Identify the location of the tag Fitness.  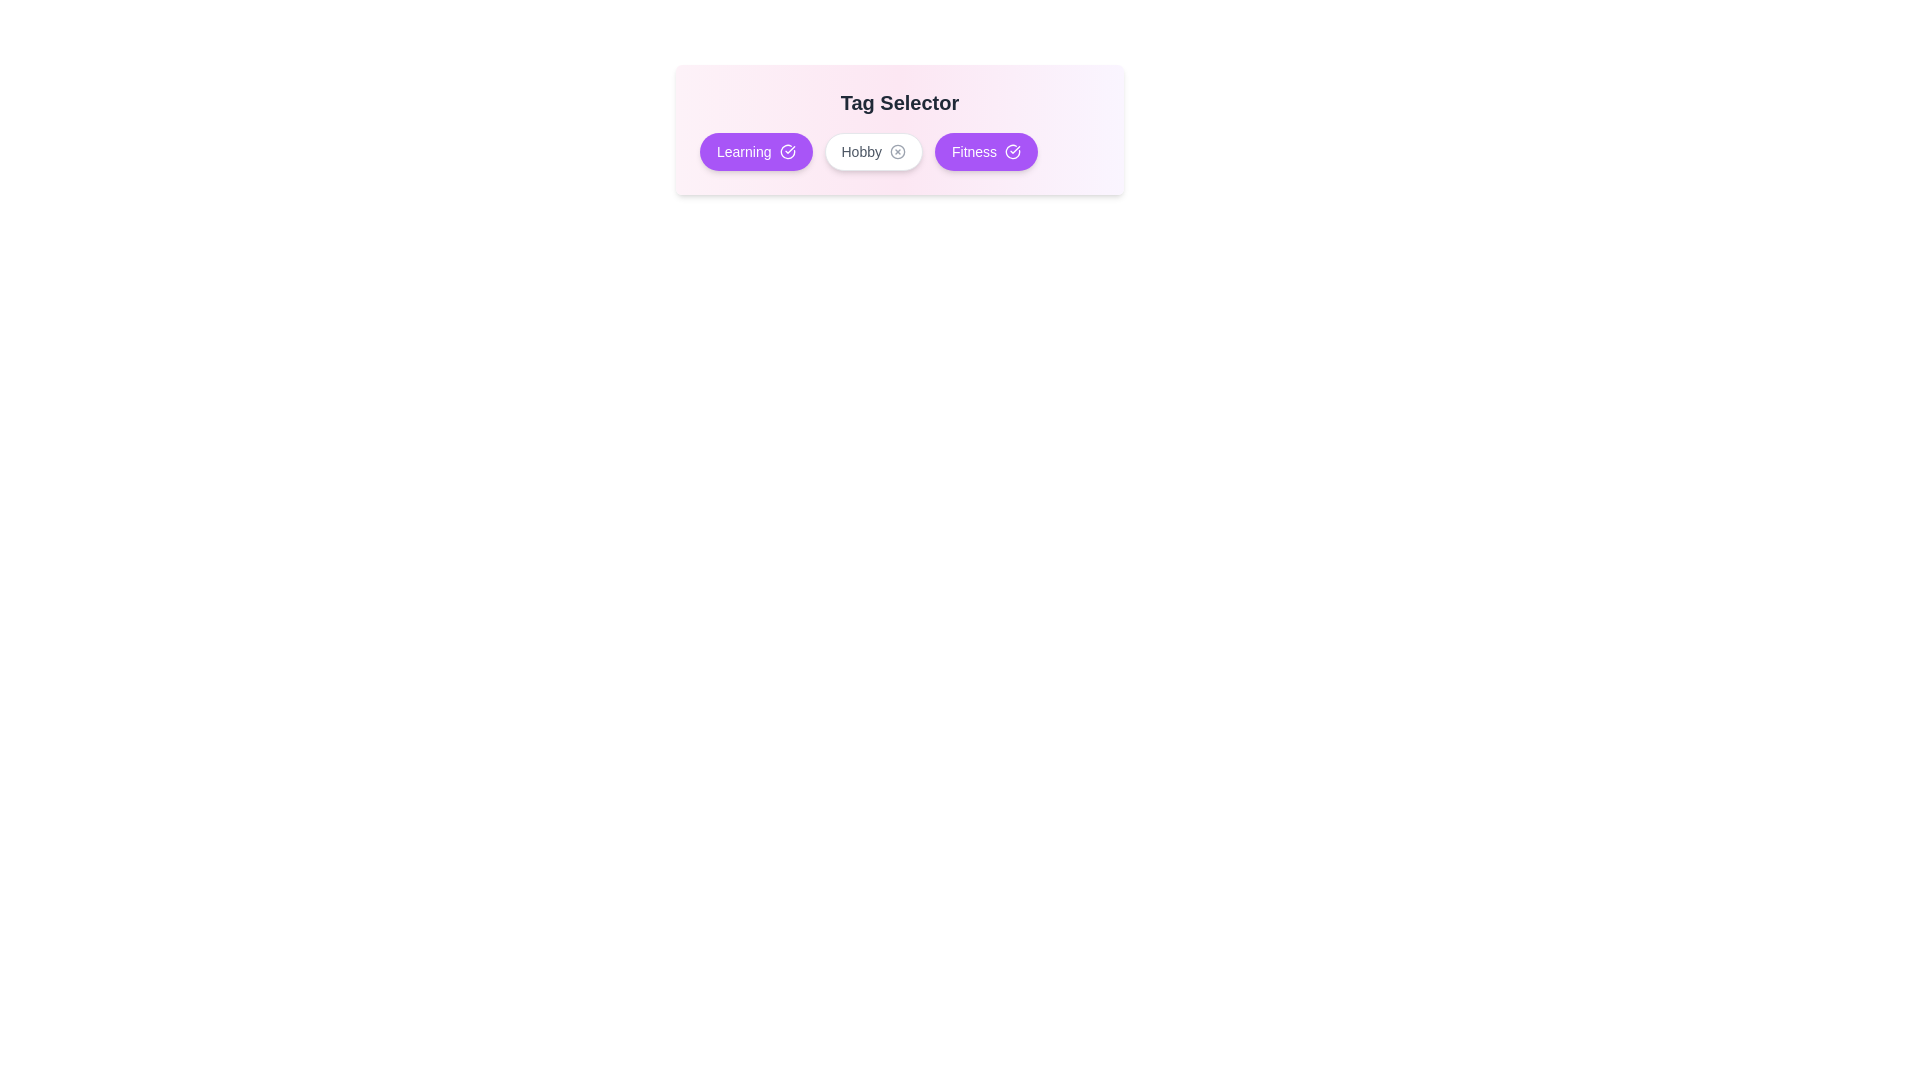
(986, 150).